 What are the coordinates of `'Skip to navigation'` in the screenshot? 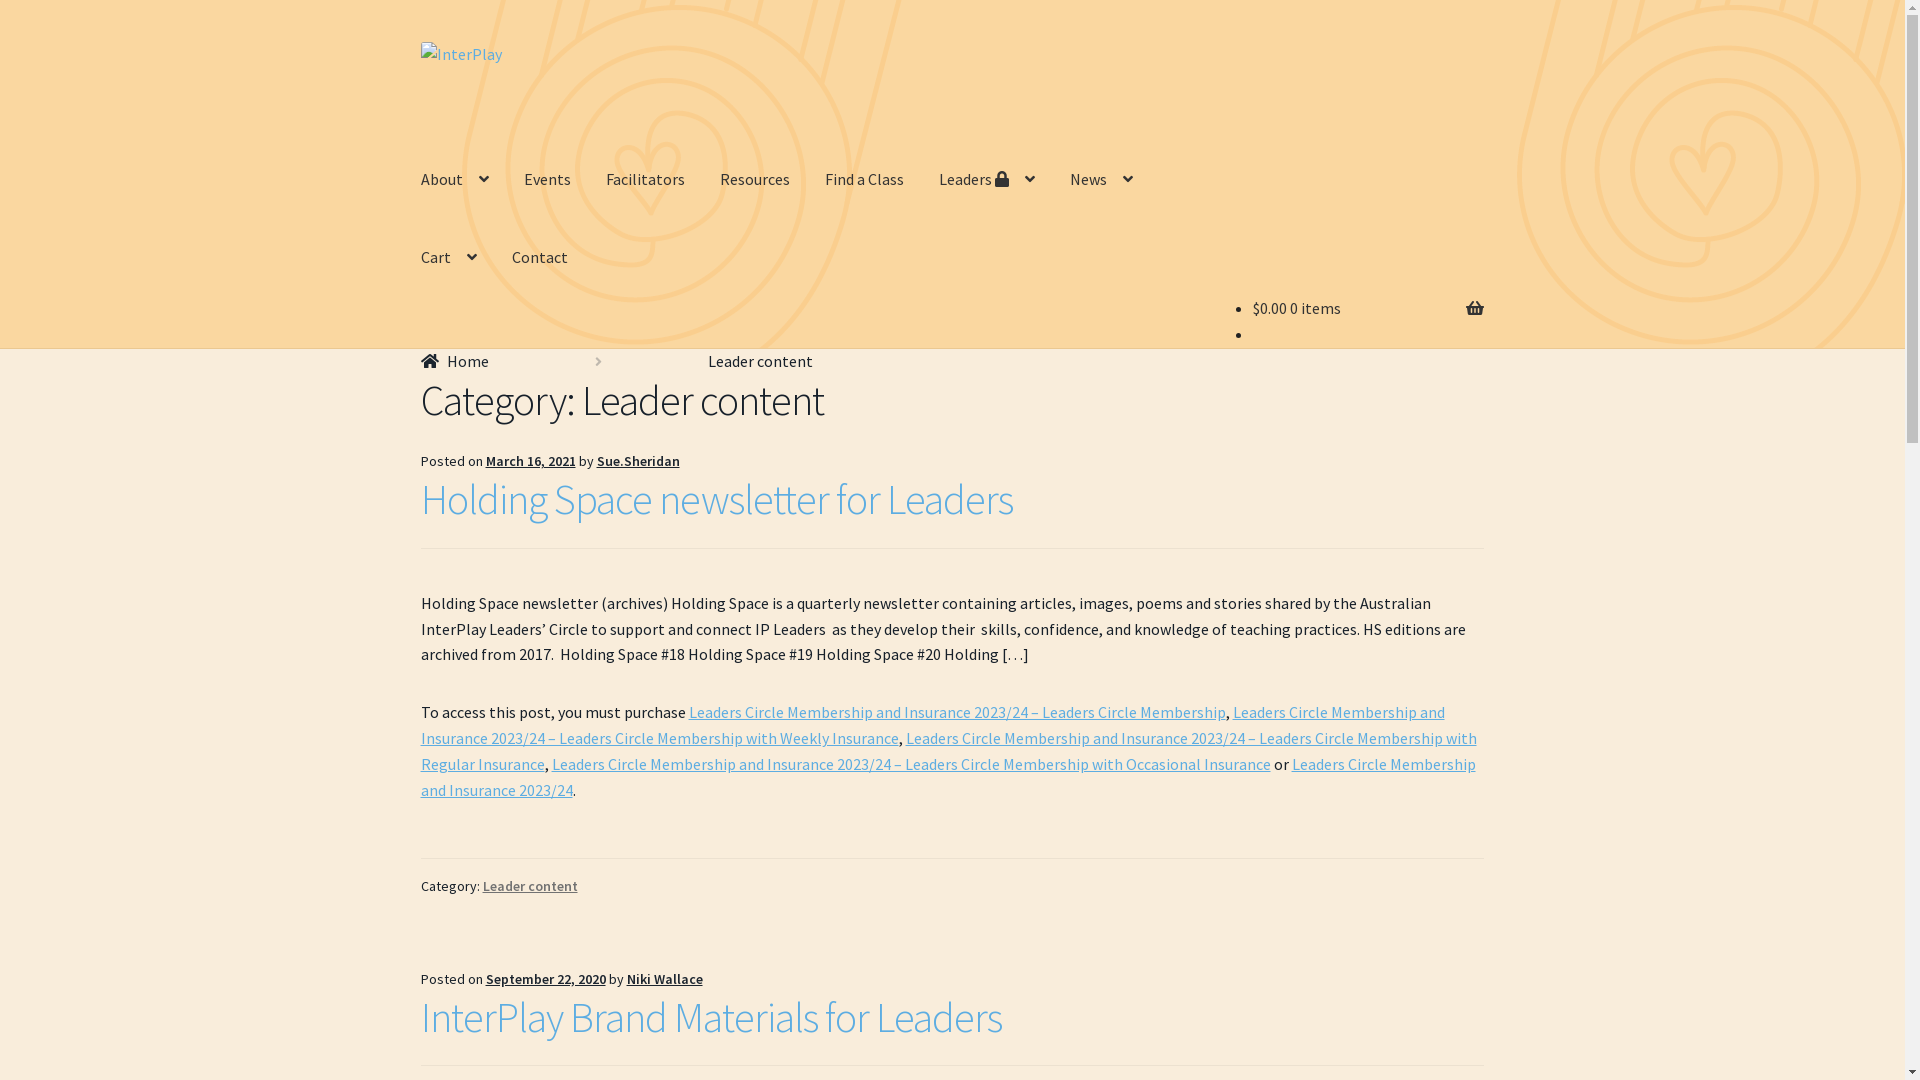 It's located at (419, 41).